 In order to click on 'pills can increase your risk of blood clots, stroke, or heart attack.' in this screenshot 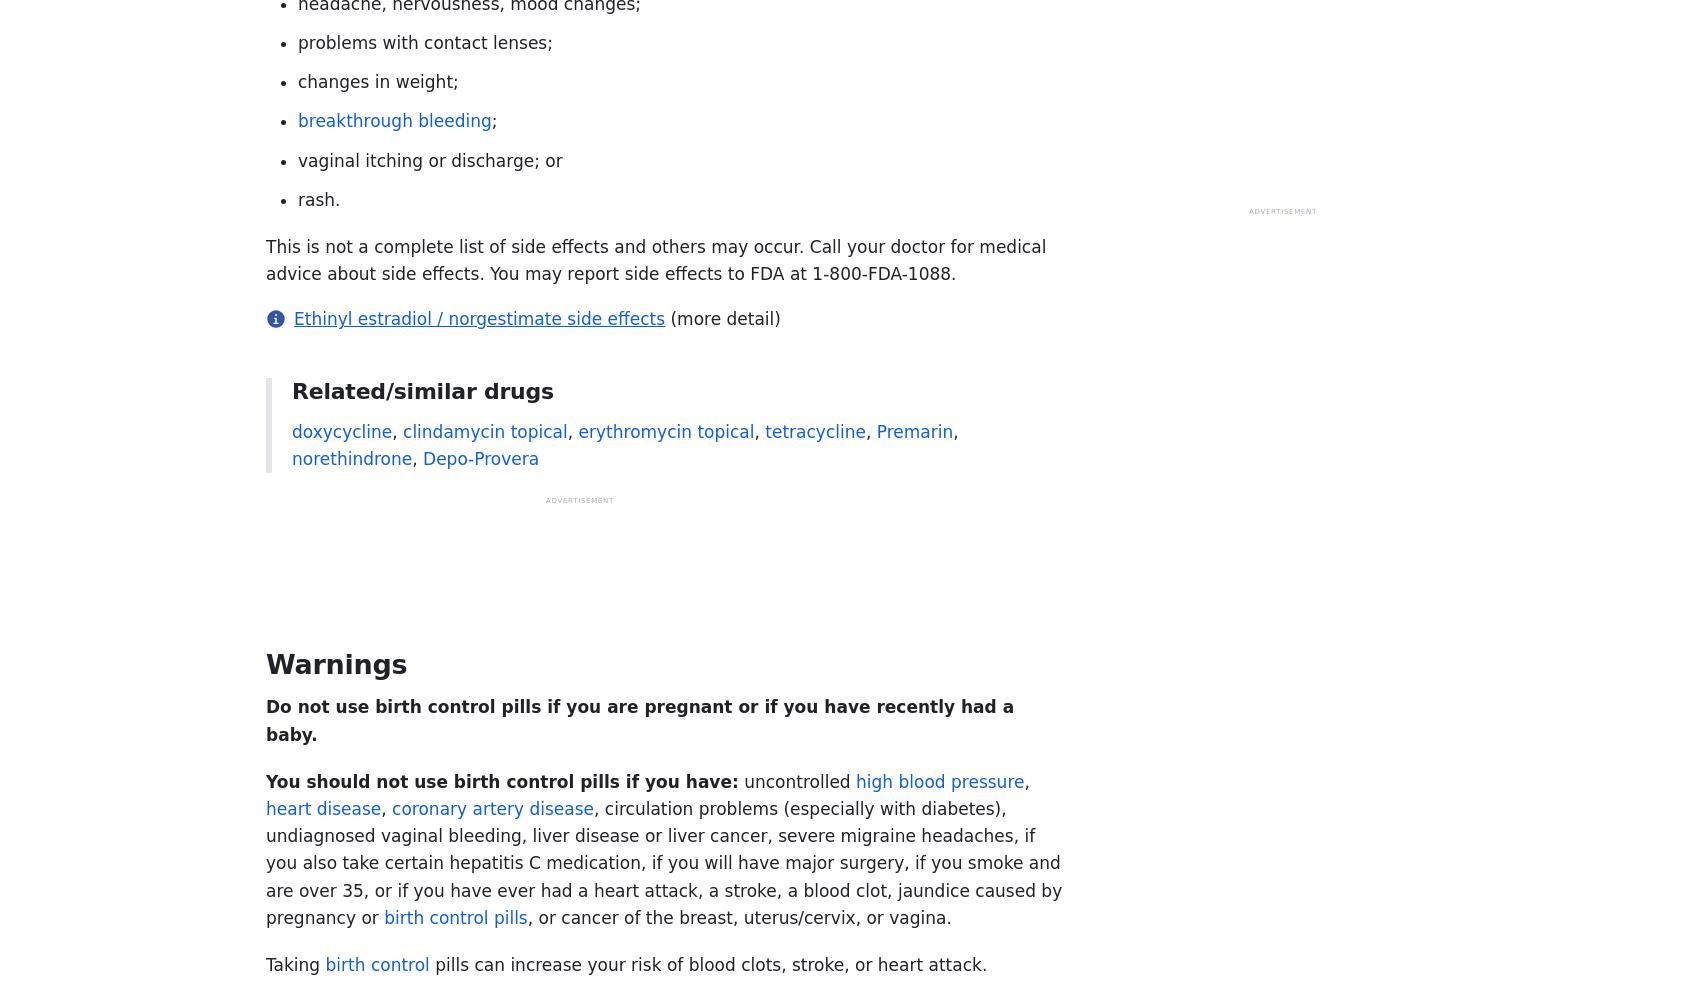, I will do `click(429, 963)`.